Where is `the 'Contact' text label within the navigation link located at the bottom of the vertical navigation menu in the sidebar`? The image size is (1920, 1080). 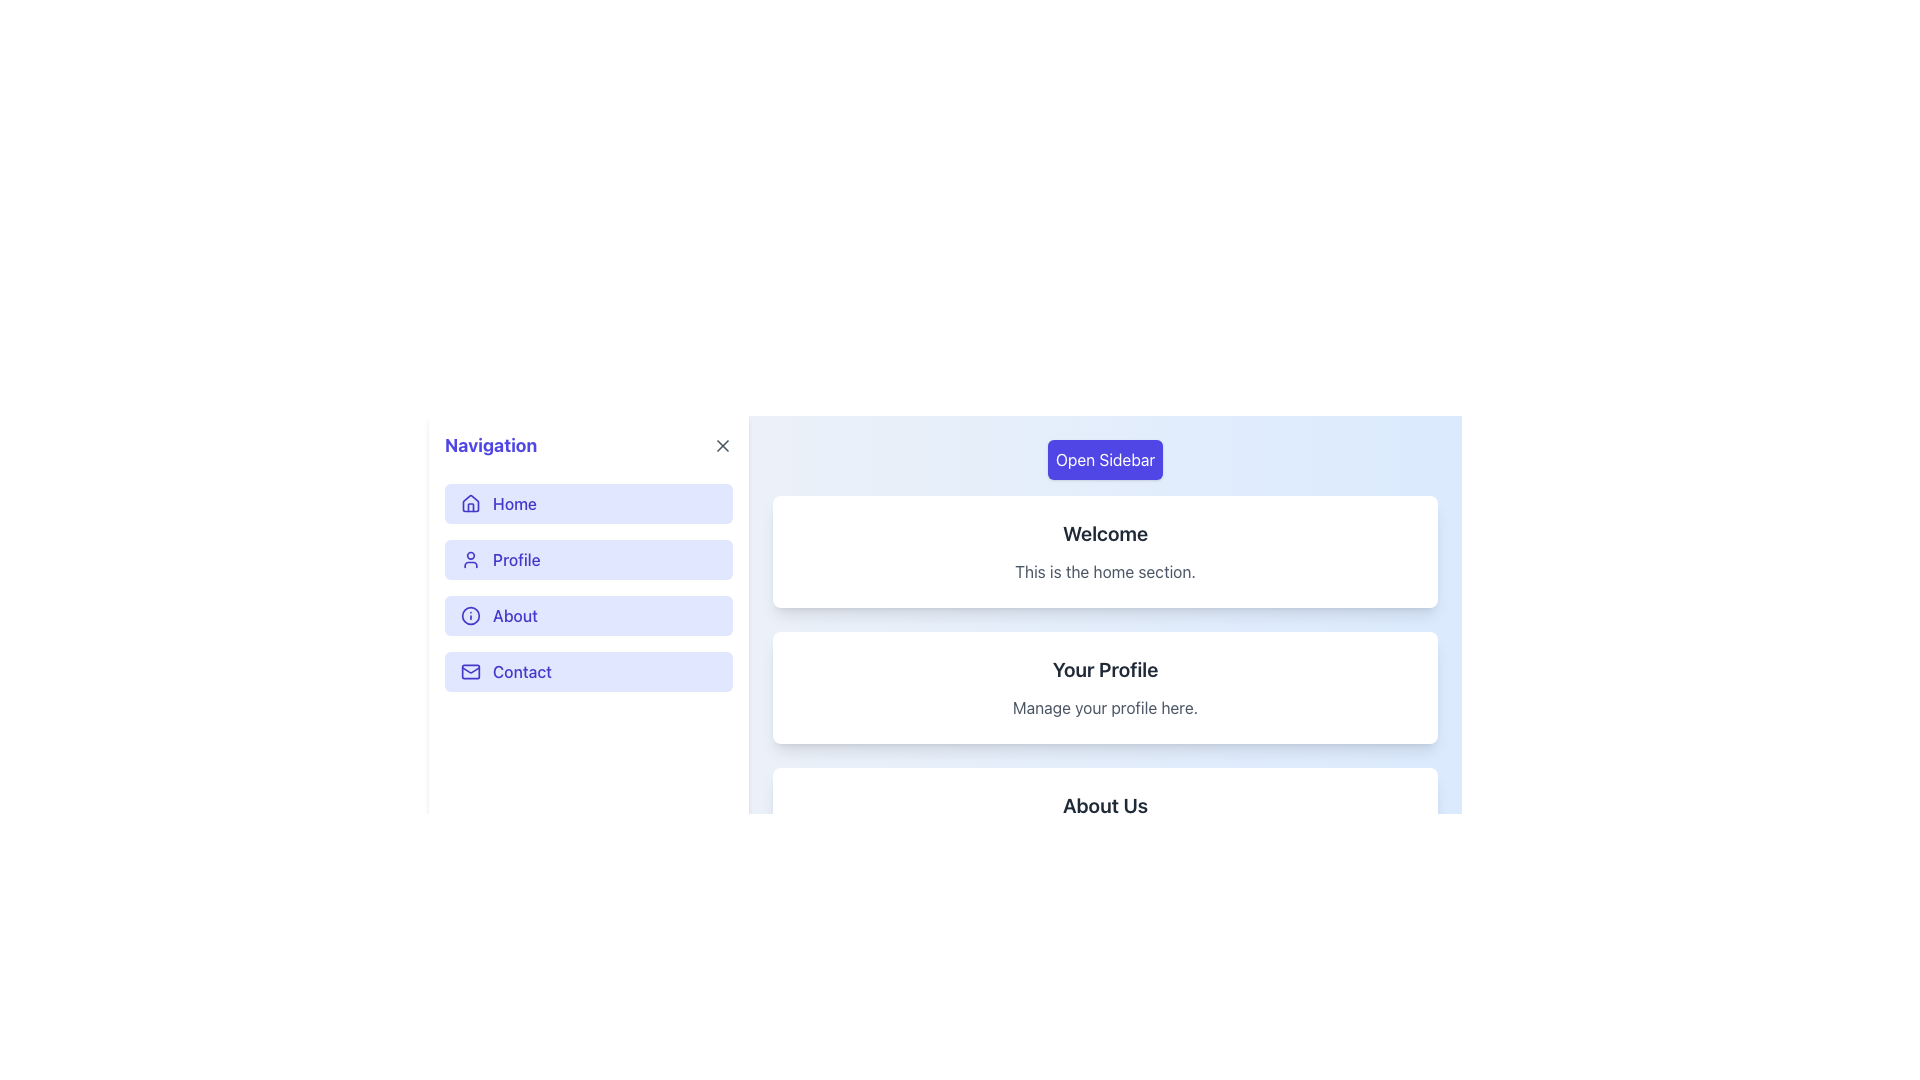
the 'Contact' text label within the navigation link located at the bottom of the vertical navigation menu in the sidebar is located at coordinates (522, 671).